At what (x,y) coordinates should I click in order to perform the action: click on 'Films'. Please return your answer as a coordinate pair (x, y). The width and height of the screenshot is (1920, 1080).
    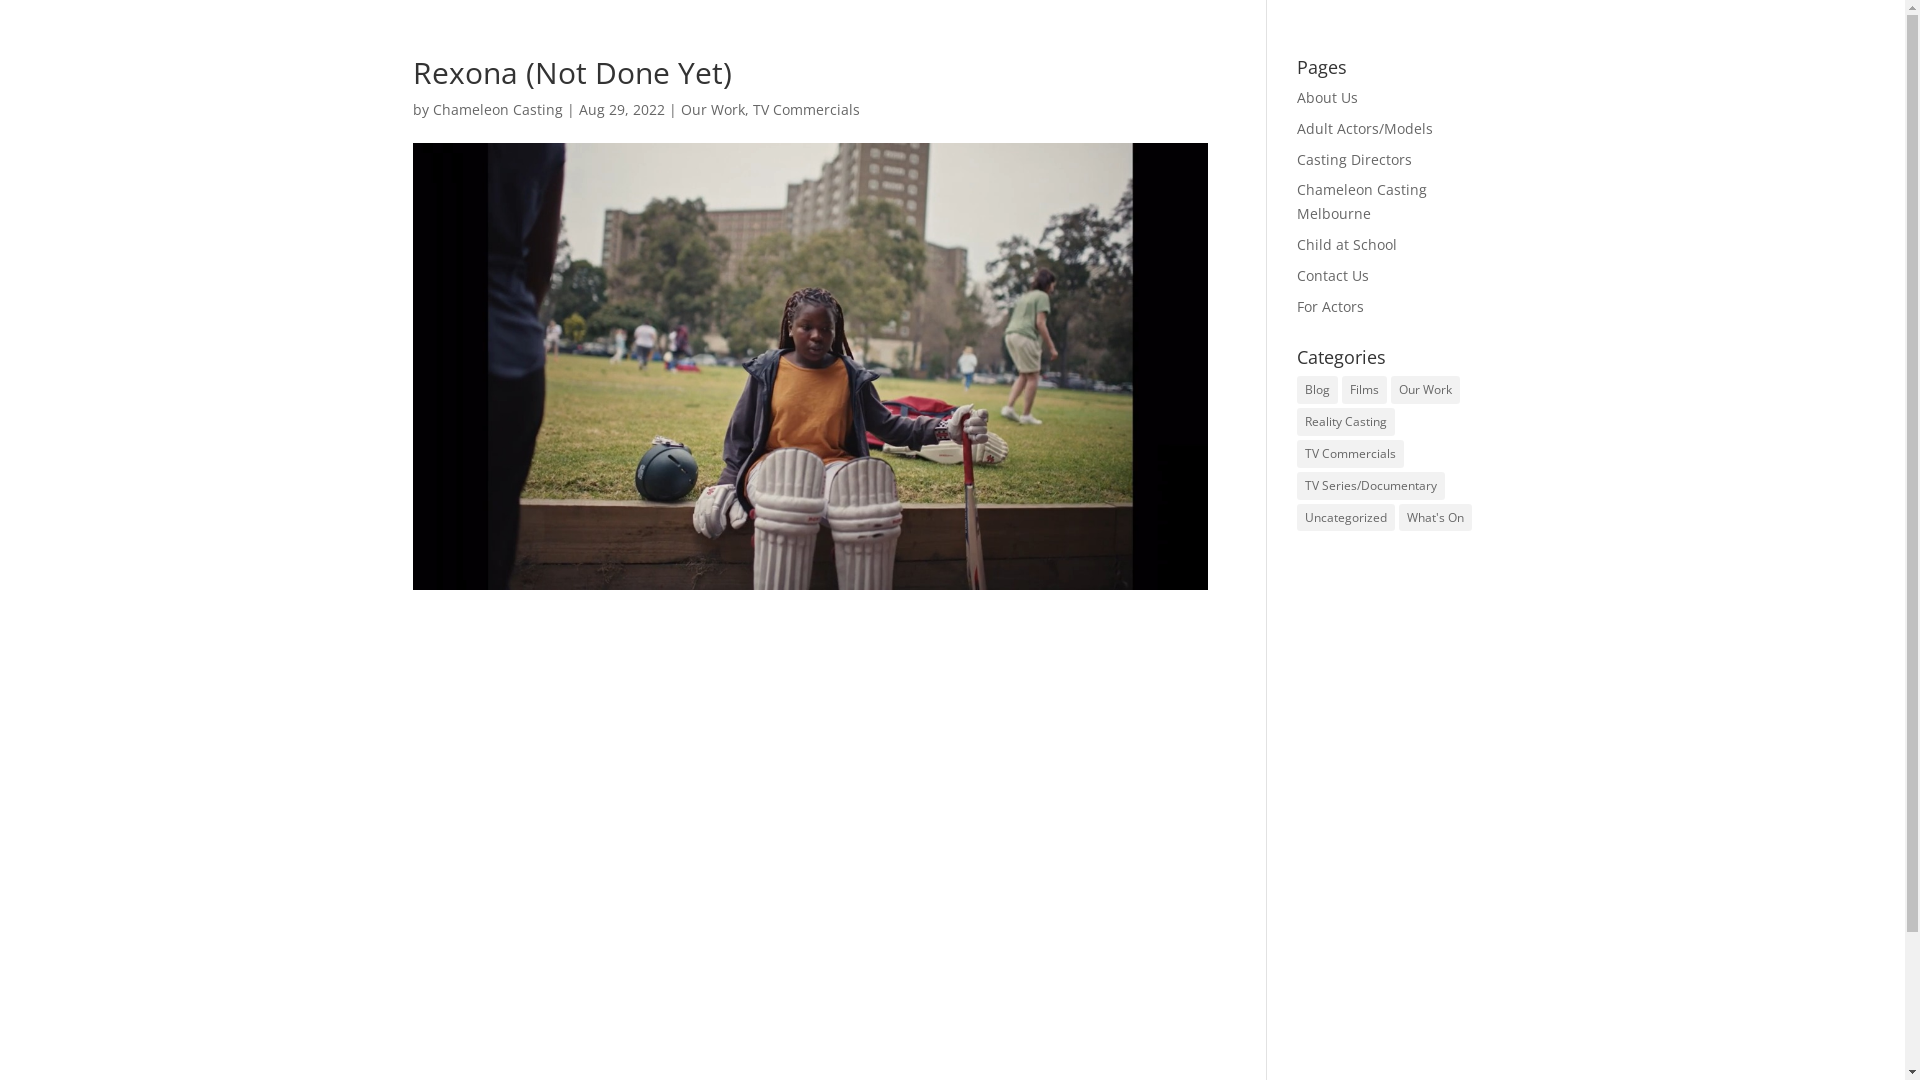
    Looking at the image, I should click on (1342, 389).